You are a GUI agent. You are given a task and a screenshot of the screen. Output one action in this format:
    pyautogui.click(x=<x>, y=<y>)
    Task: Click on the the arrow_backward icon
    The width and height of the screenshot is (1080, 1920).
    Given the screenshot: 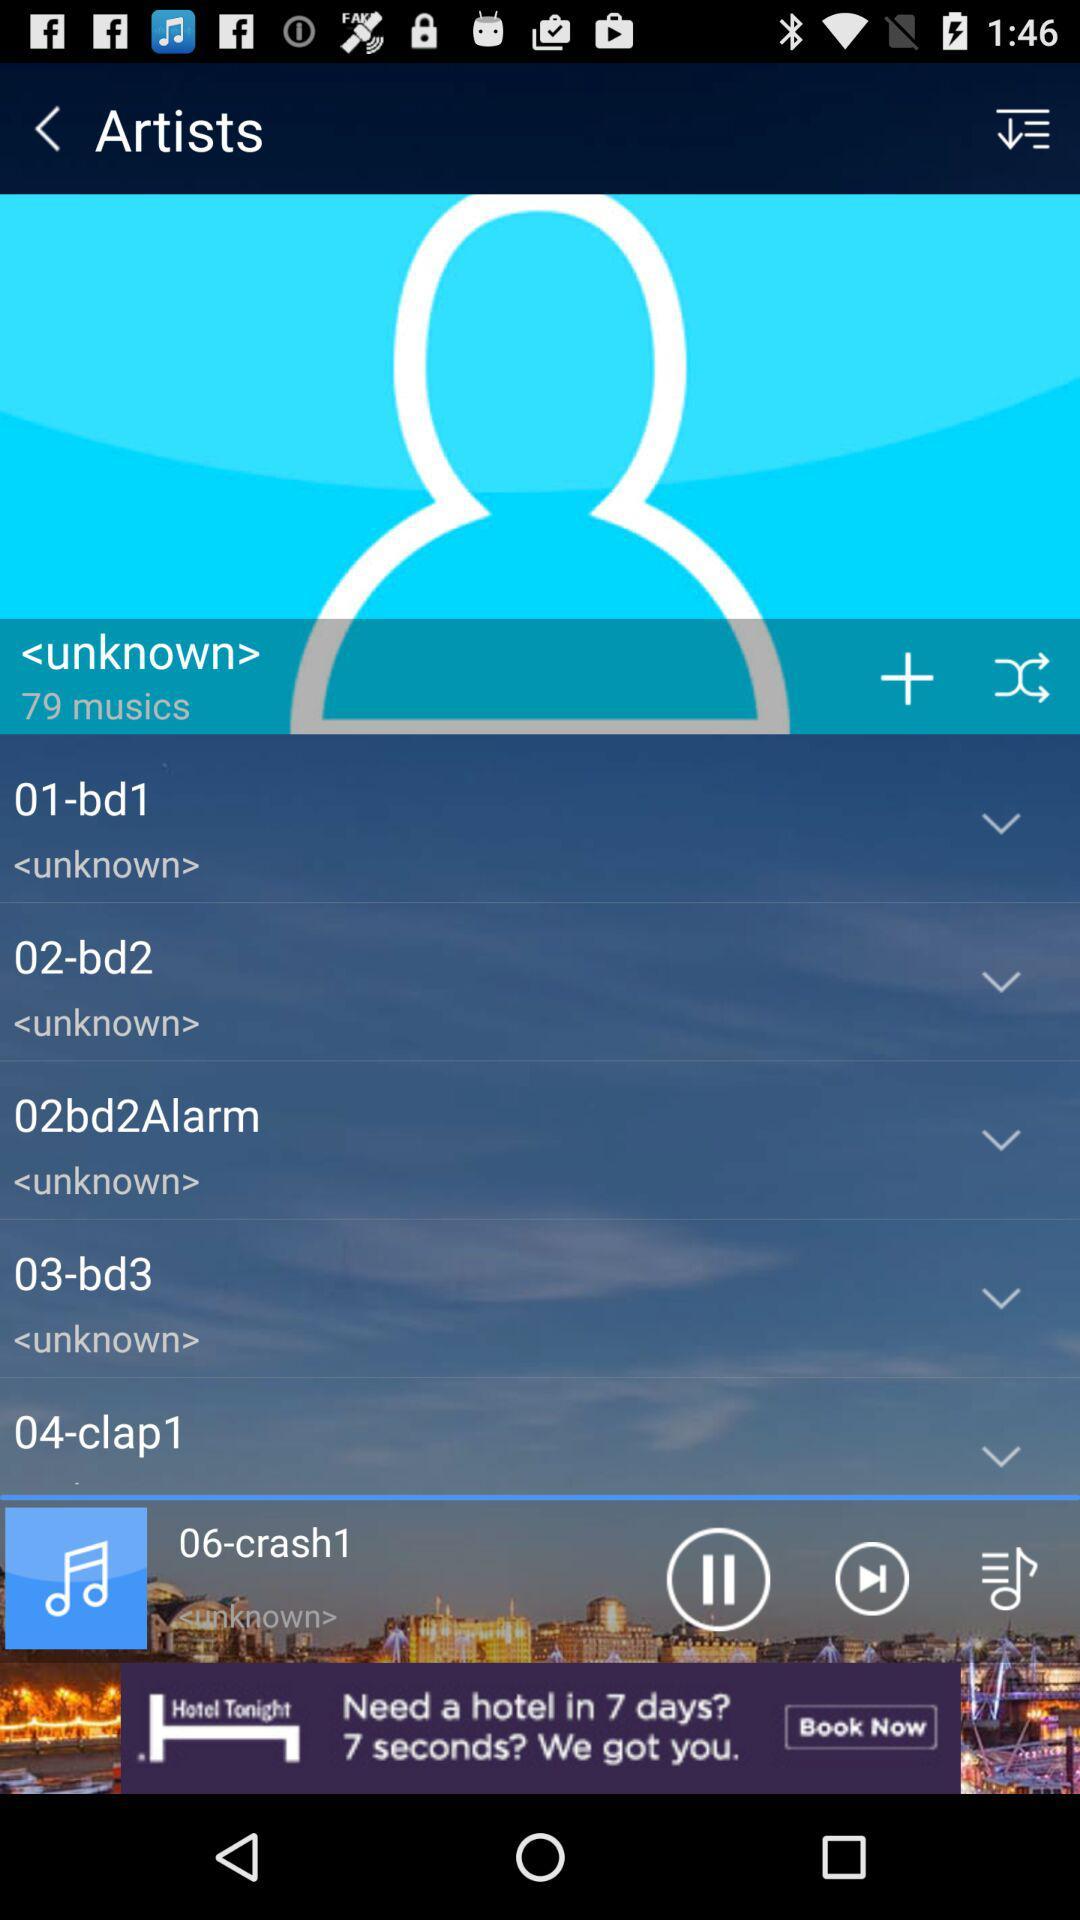 What is the action you would take?
    pyautogui.click(x=46, y=136)
    